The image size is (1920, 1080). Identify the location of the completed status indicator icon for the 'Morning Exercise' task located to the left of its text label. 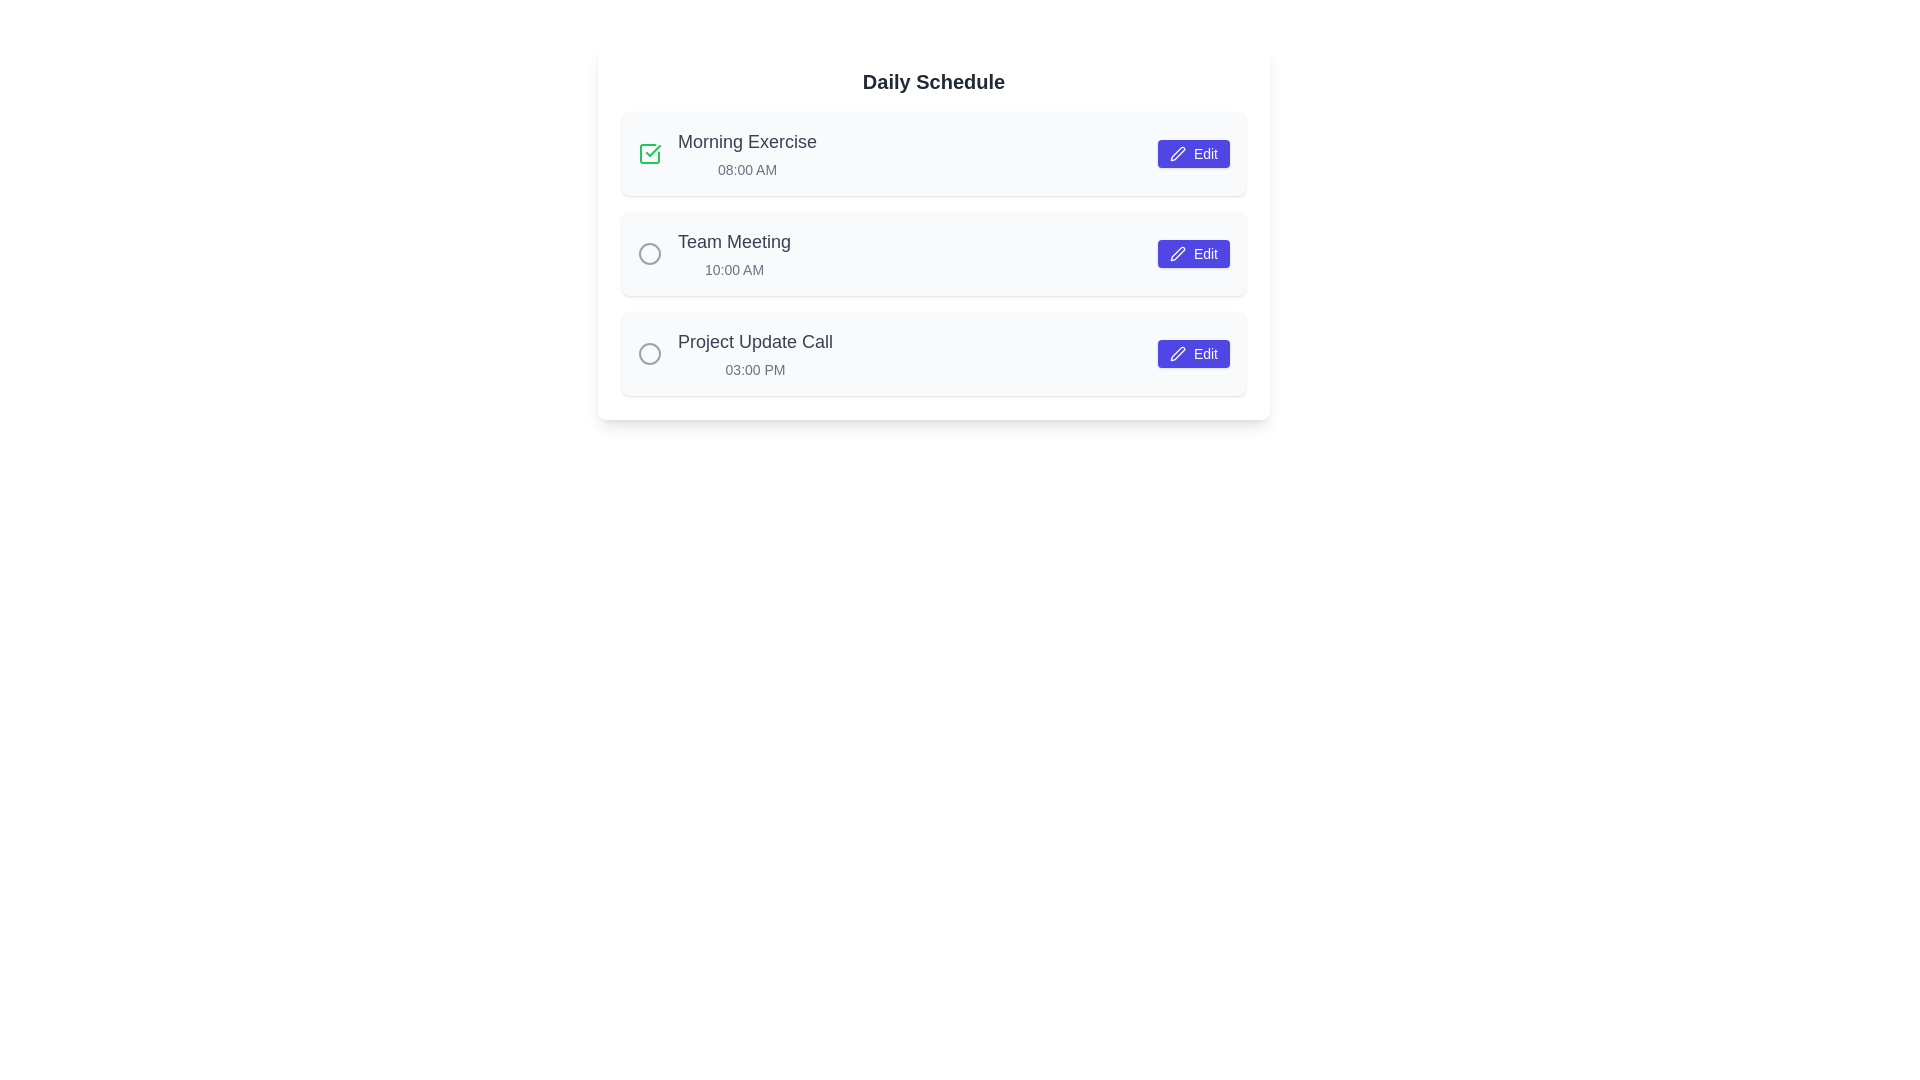
(653, 149).